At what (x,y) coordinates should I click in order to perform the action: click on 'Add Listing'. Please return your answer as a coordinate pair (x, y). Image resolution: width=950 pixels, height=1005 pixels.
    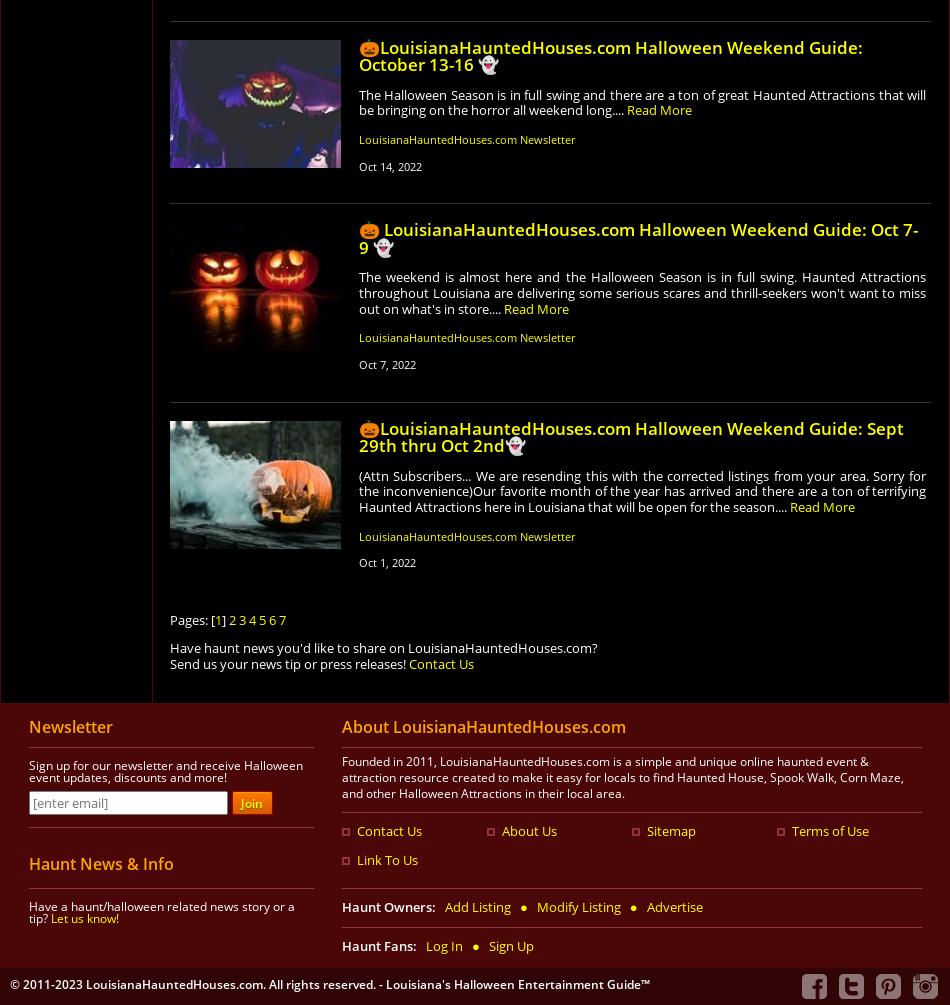
    Looking at the image, I should click on (478, 905).